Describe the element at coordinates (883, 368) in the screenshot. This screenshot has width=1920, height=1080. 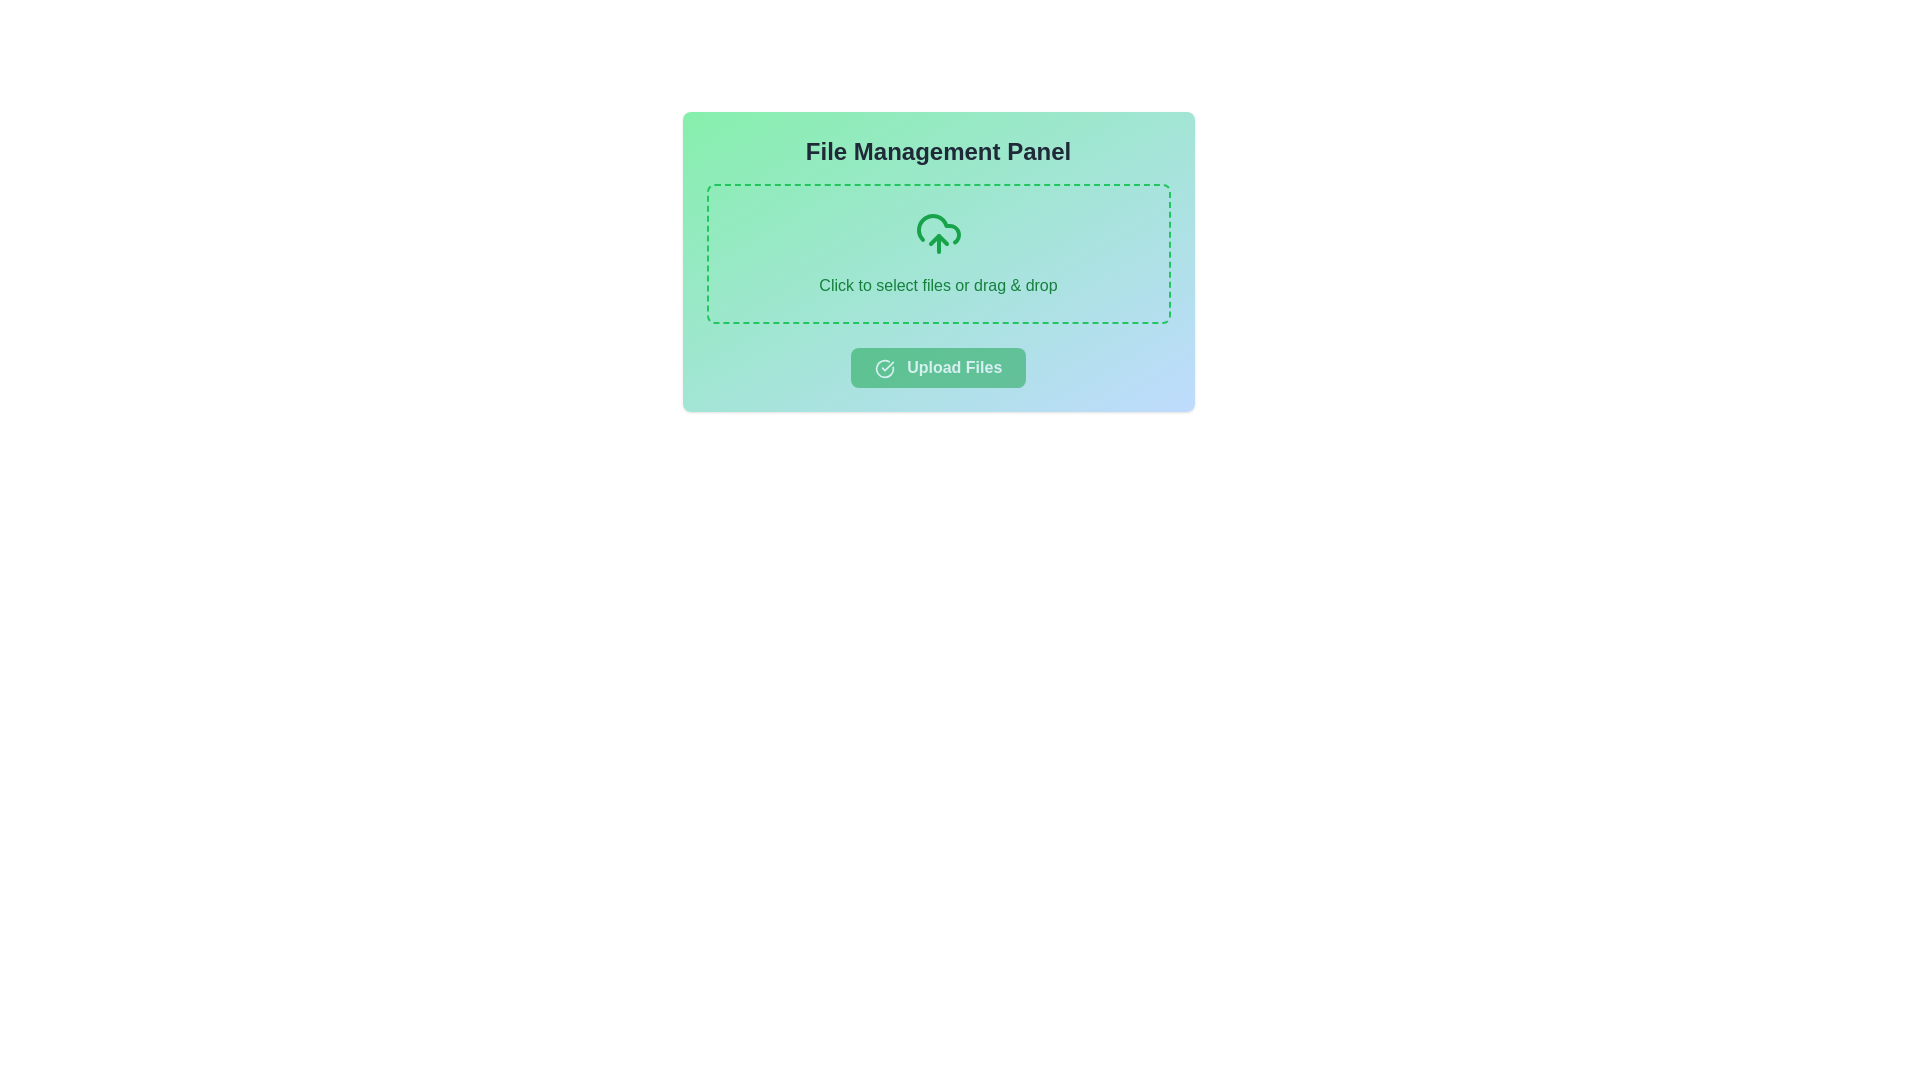
I see `the visual style of the success icon located inside the green 'Upload Files' button, which is positioned at the bottom center of the interface, immediately left of the label text` at that location.